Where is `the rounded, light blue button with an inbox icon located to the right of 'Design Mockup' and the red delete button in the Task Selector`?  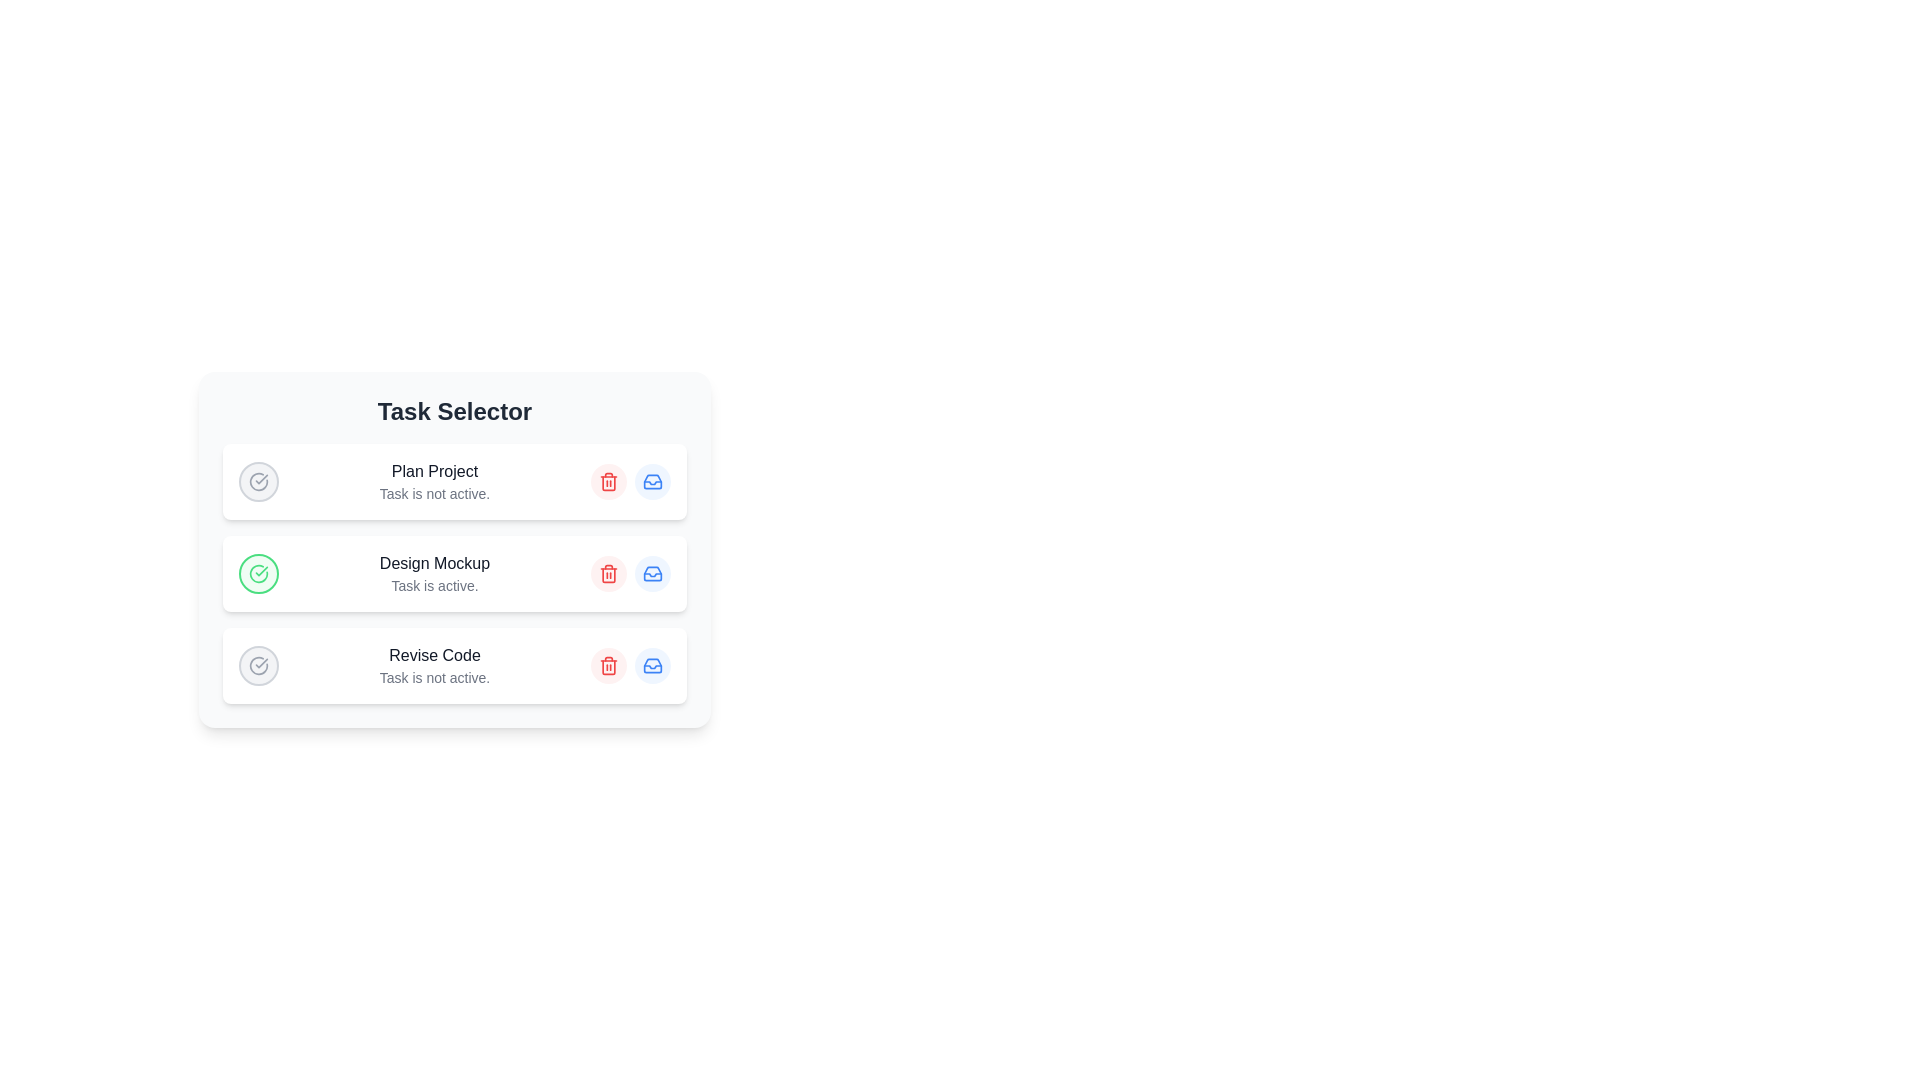
the rounded, light blue button with an inbox icon located to the right of 'Design Mockup' and the red delete button in the Task Selector is located at coordinates (652, 574).